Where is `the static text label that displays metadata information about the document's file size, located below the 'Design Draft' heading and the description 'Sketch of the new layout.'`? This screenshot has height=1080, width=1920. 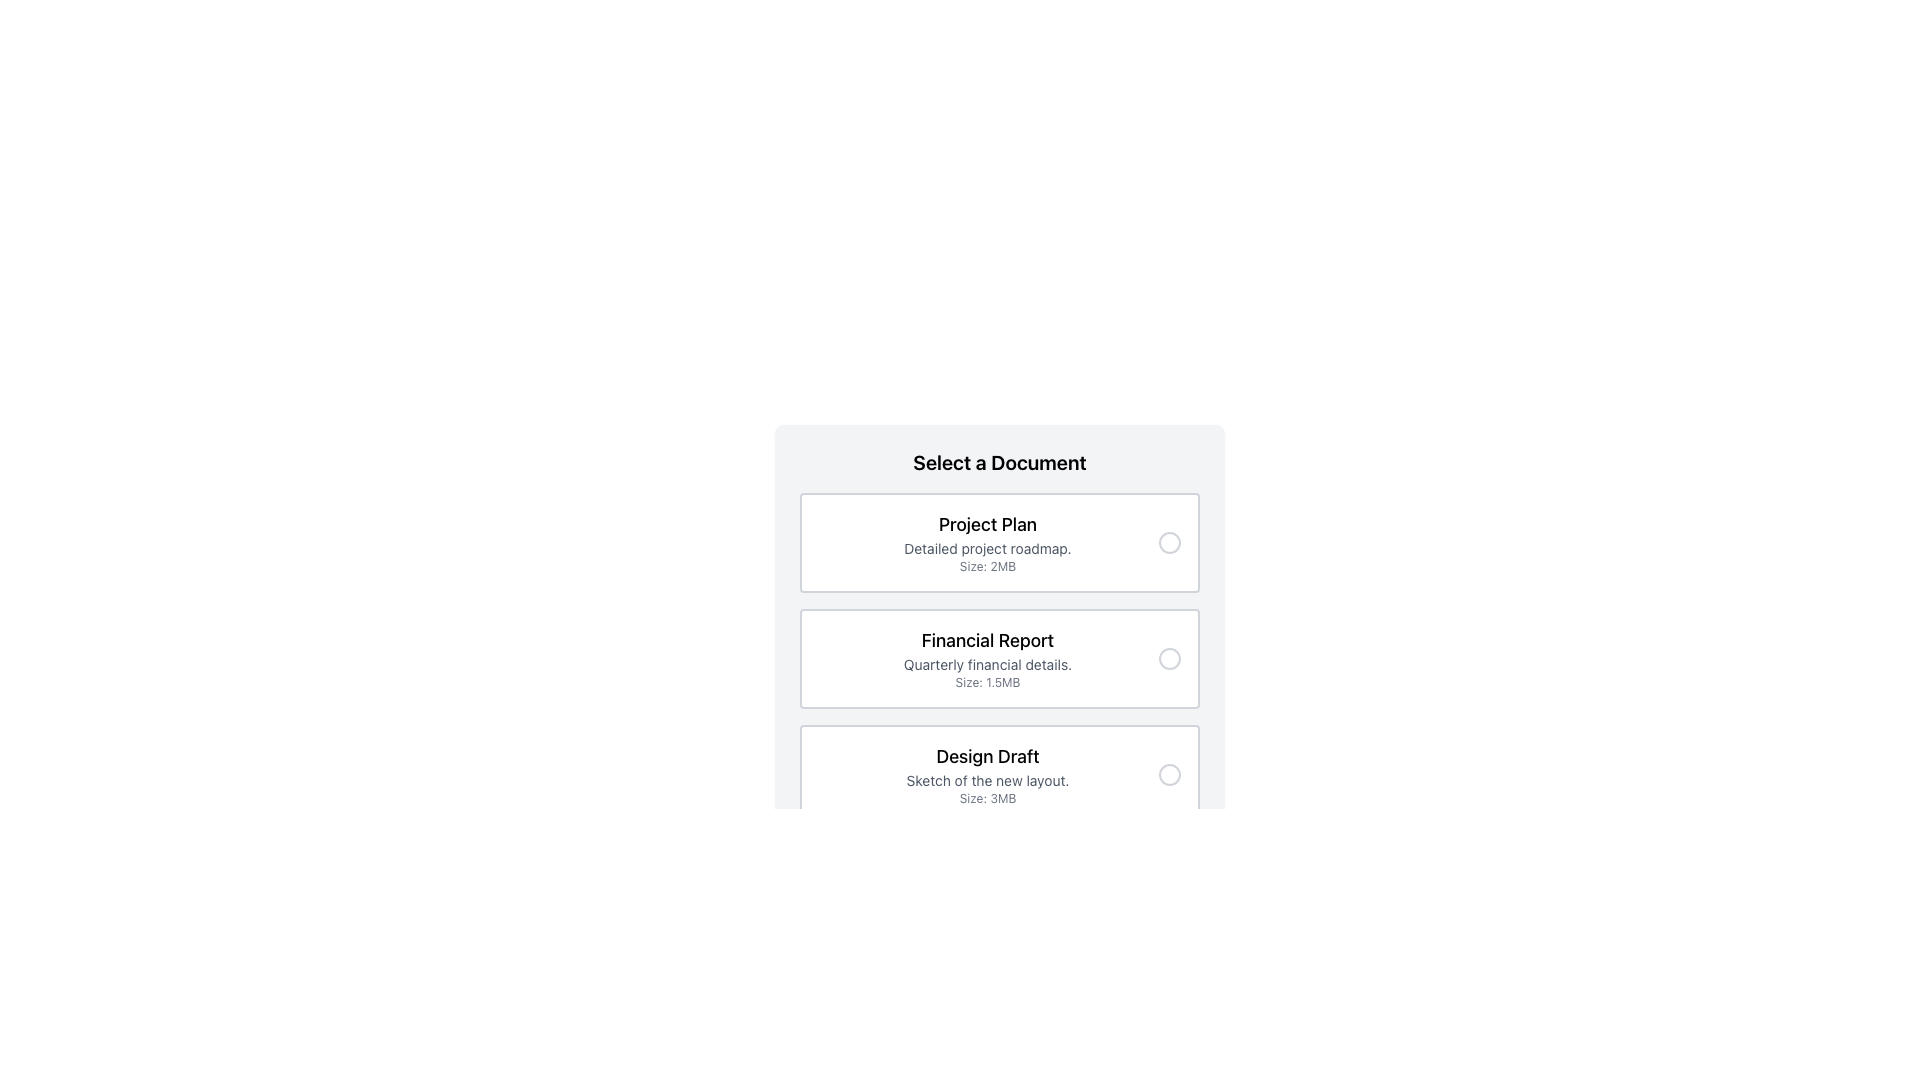
the static text label that displays metadata information about the document's file size, located below the 'Design Draft' heading and the description 'Sketch of the new layout.' is located at coordinates (988, 797).